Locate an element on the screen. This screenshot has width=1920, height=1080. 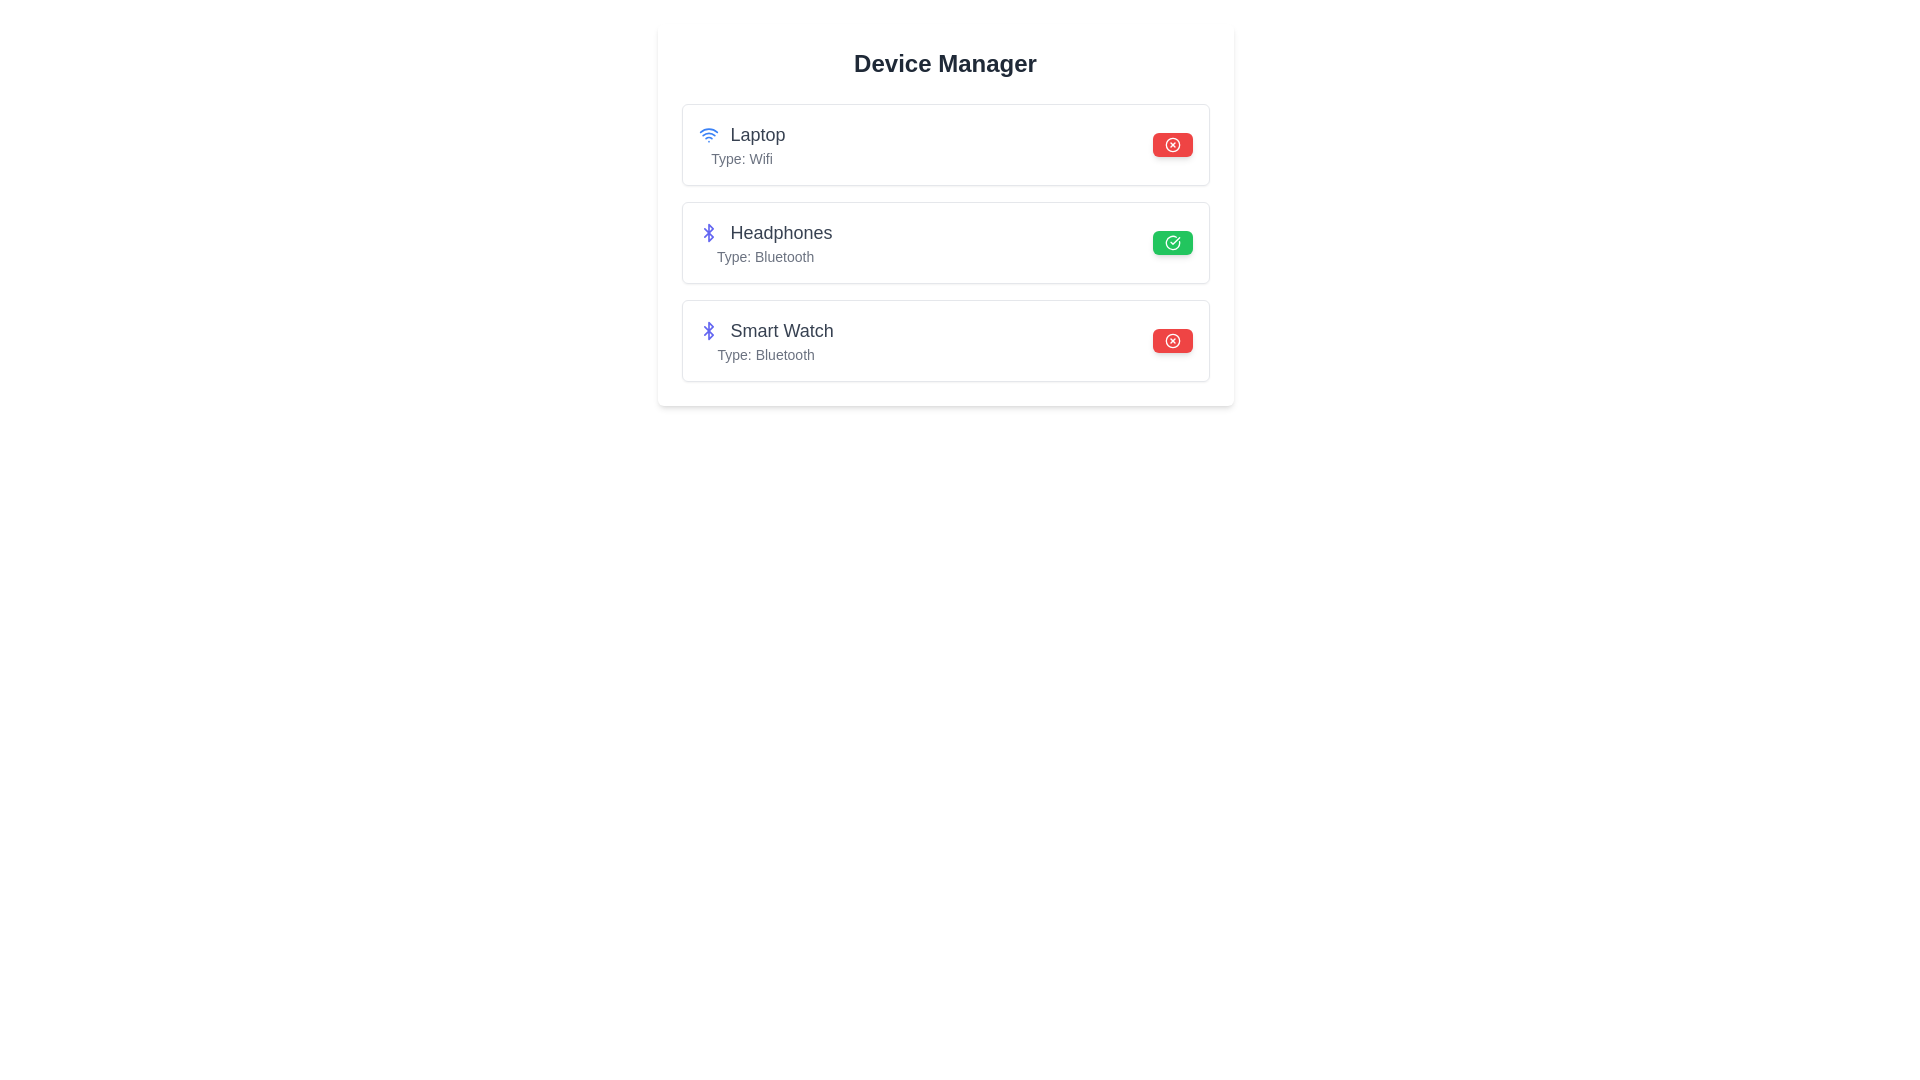
the informational text element that provides details about the 'Laptop' device with type 'Wifi', located in the topmost card of the 'Device Manager' section is located at coordinates (741, 144).